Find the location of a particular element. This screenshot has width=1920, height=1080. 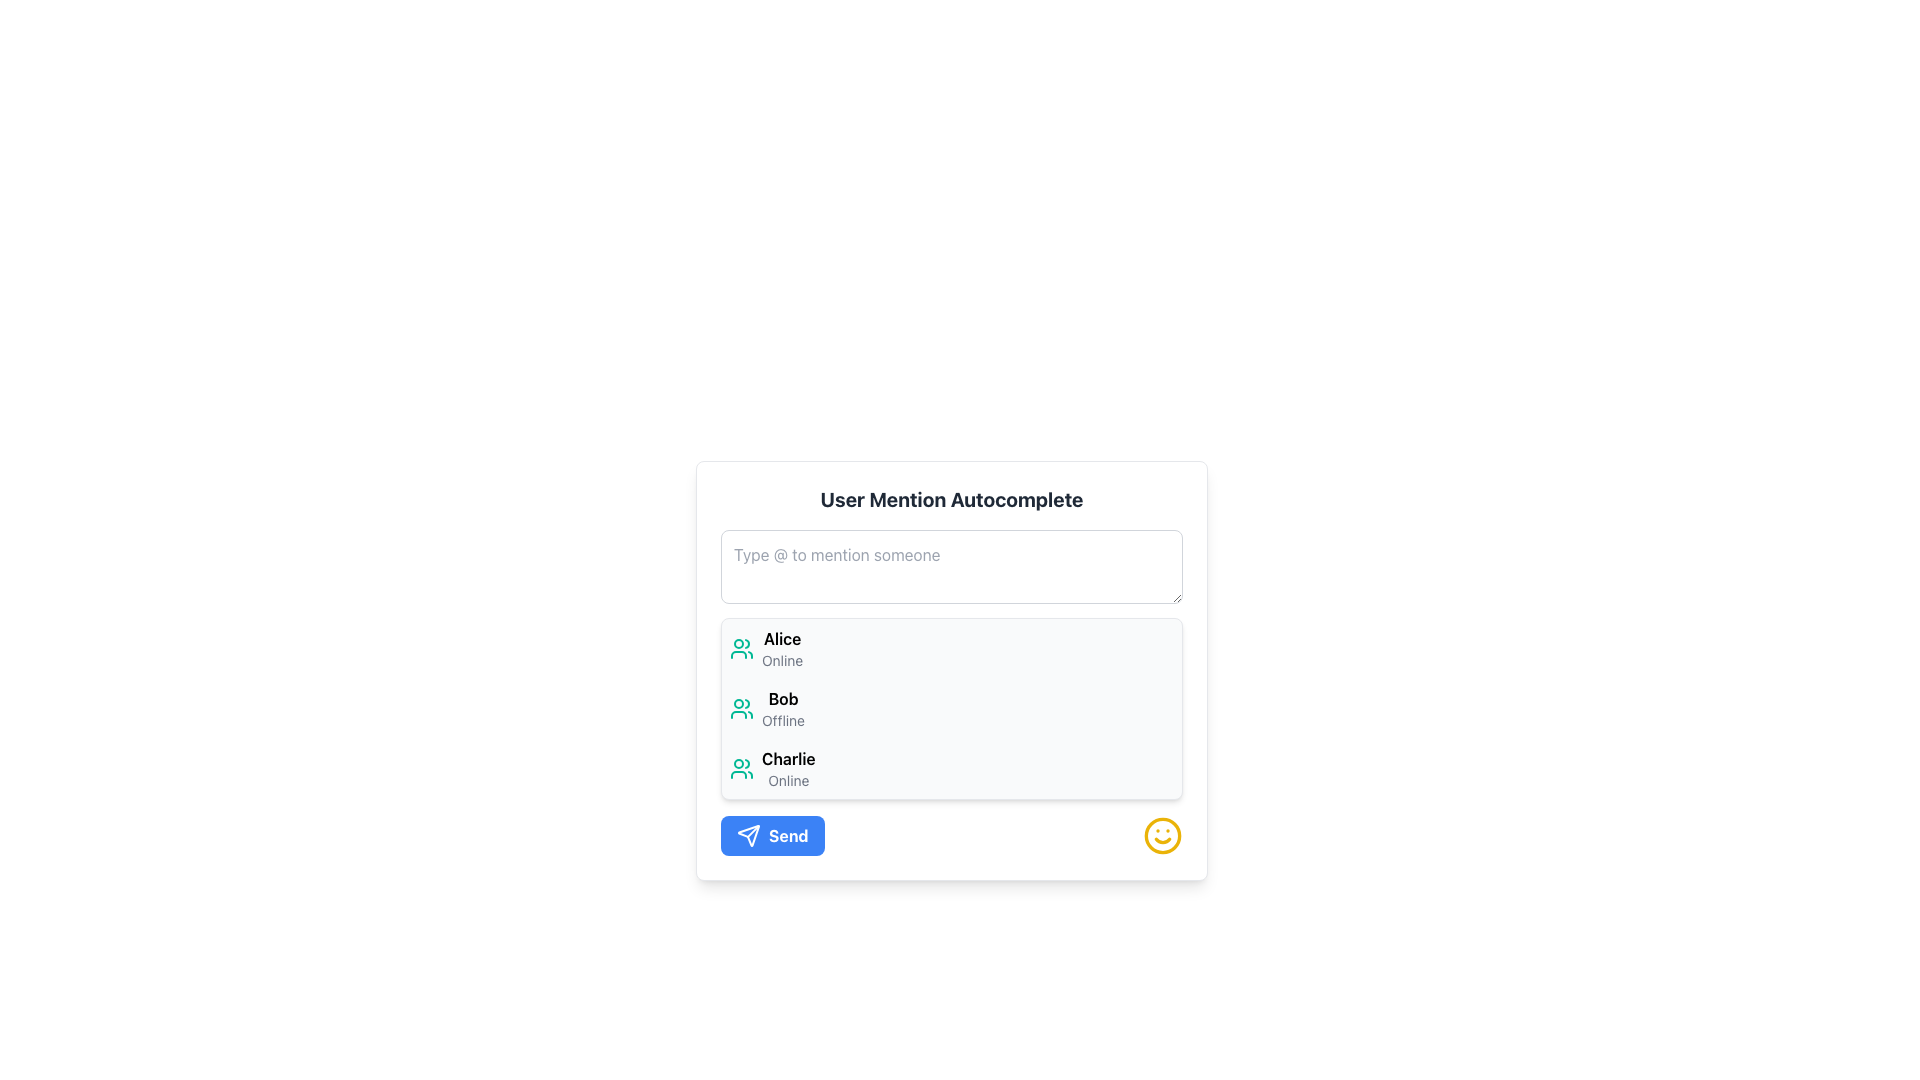

the static text label displaying 'Bob' in the user mention autocomplete dropdown is located at coordinates (782, 697).